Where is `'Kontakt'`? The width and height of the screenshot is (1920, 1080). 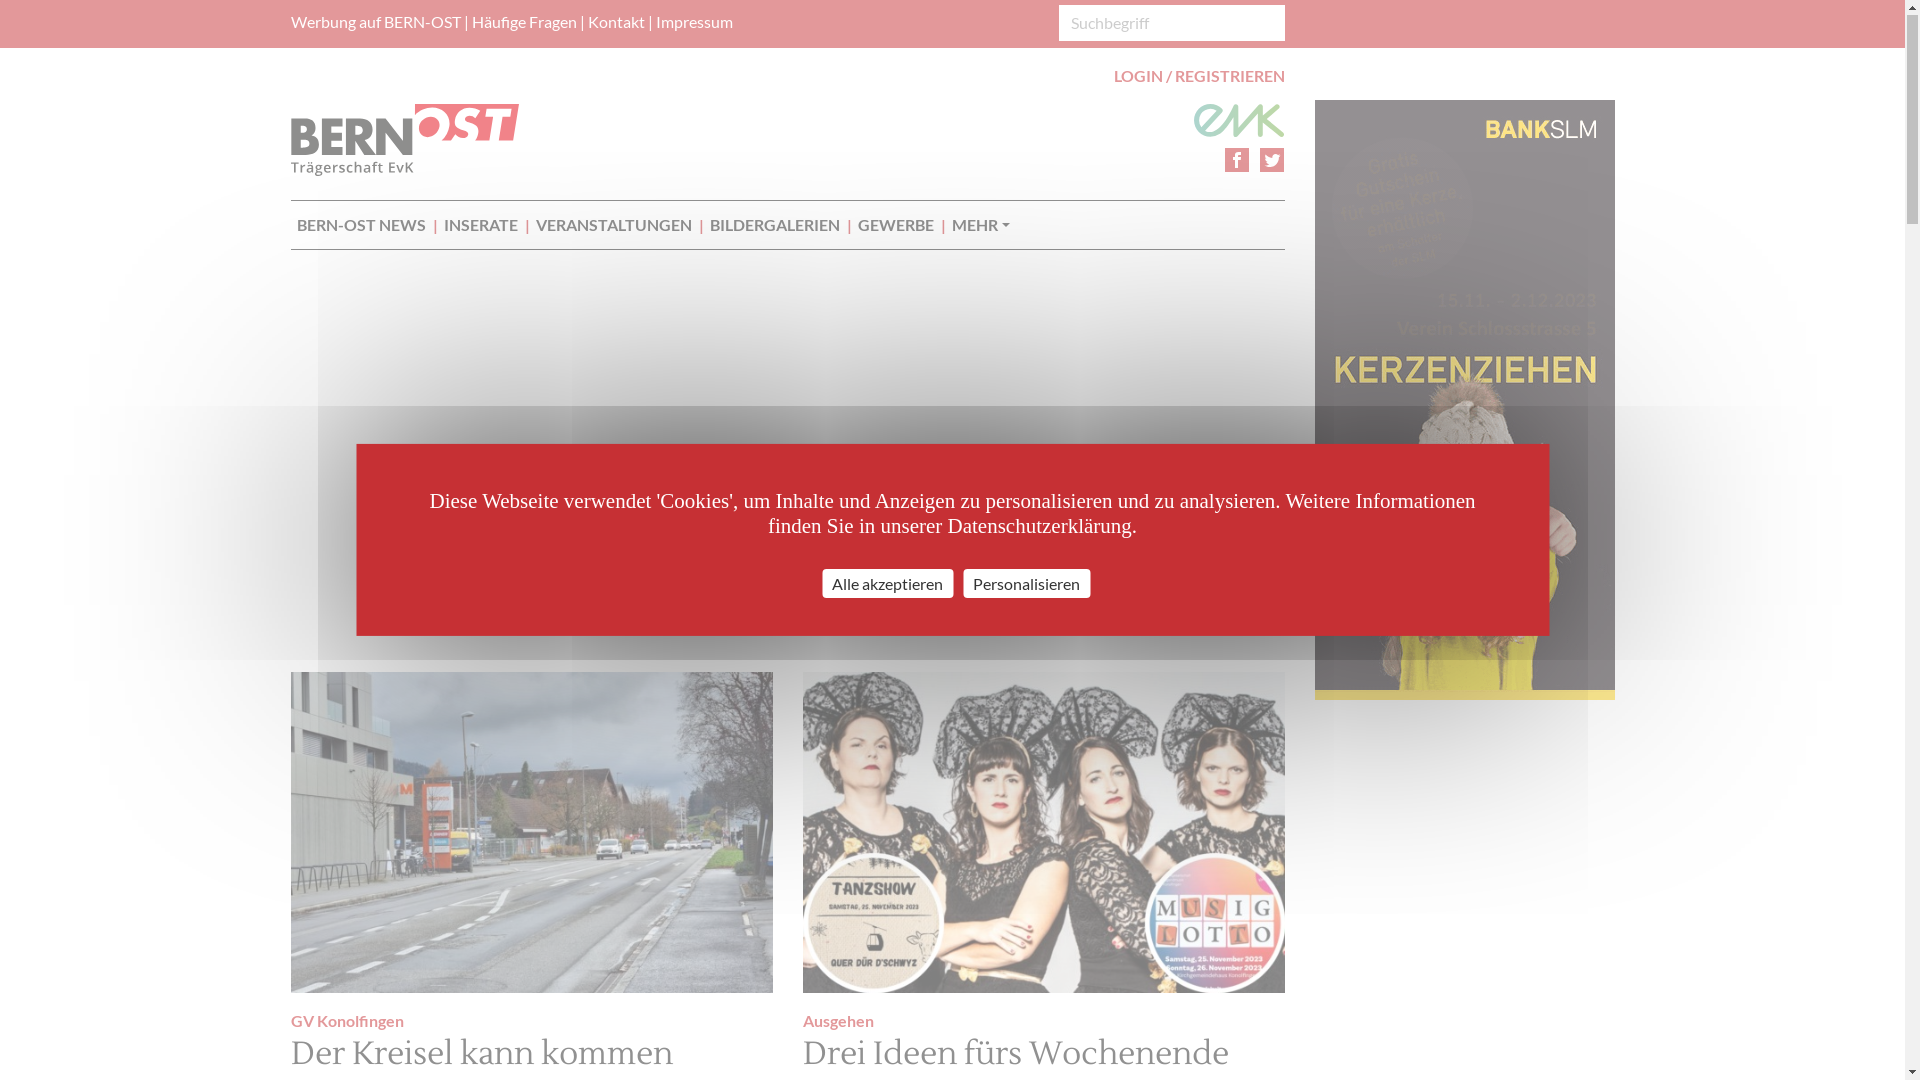
'Kontakt' is located at coordinates (587, 23).